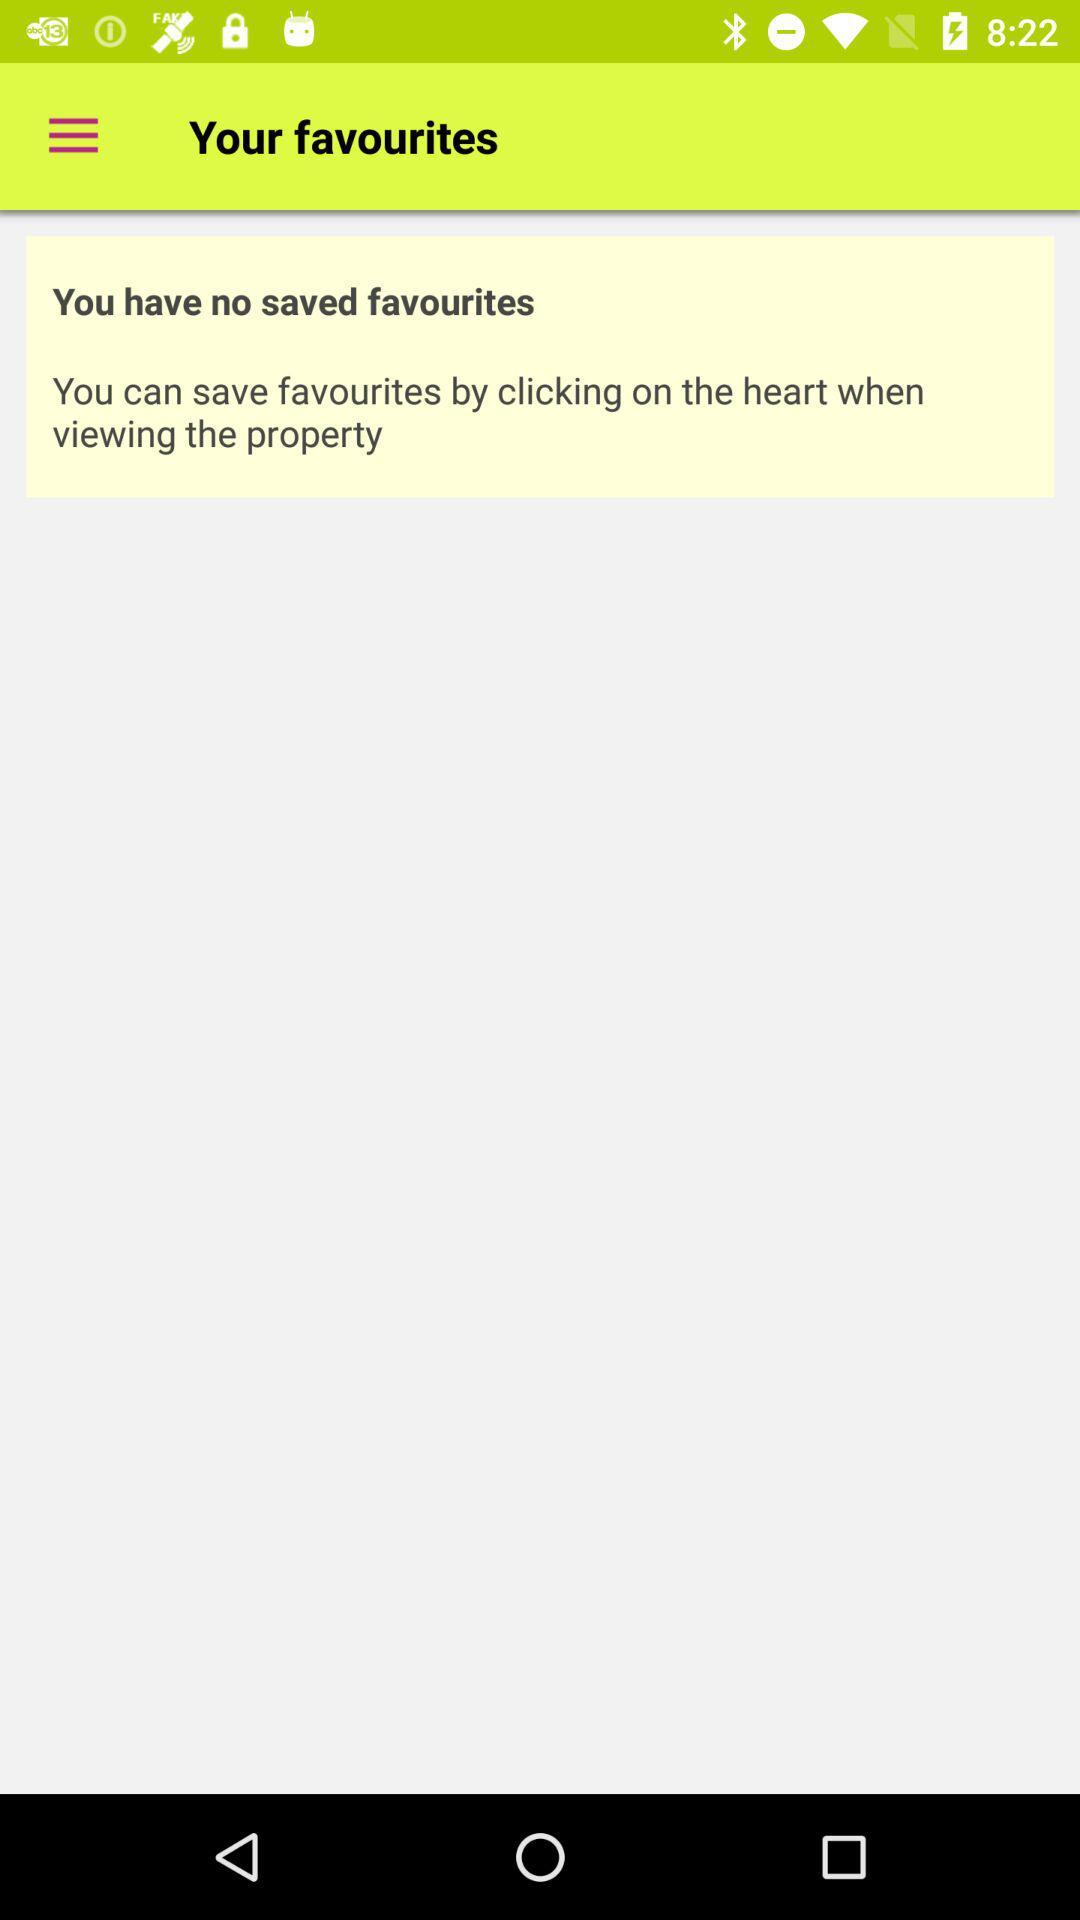 This screenshot has width=1080, height=1920. What do you see at coordinates (72, 135) in the screenshot?
I see `item next to the your favourites item` at bounding box center [72, 135].